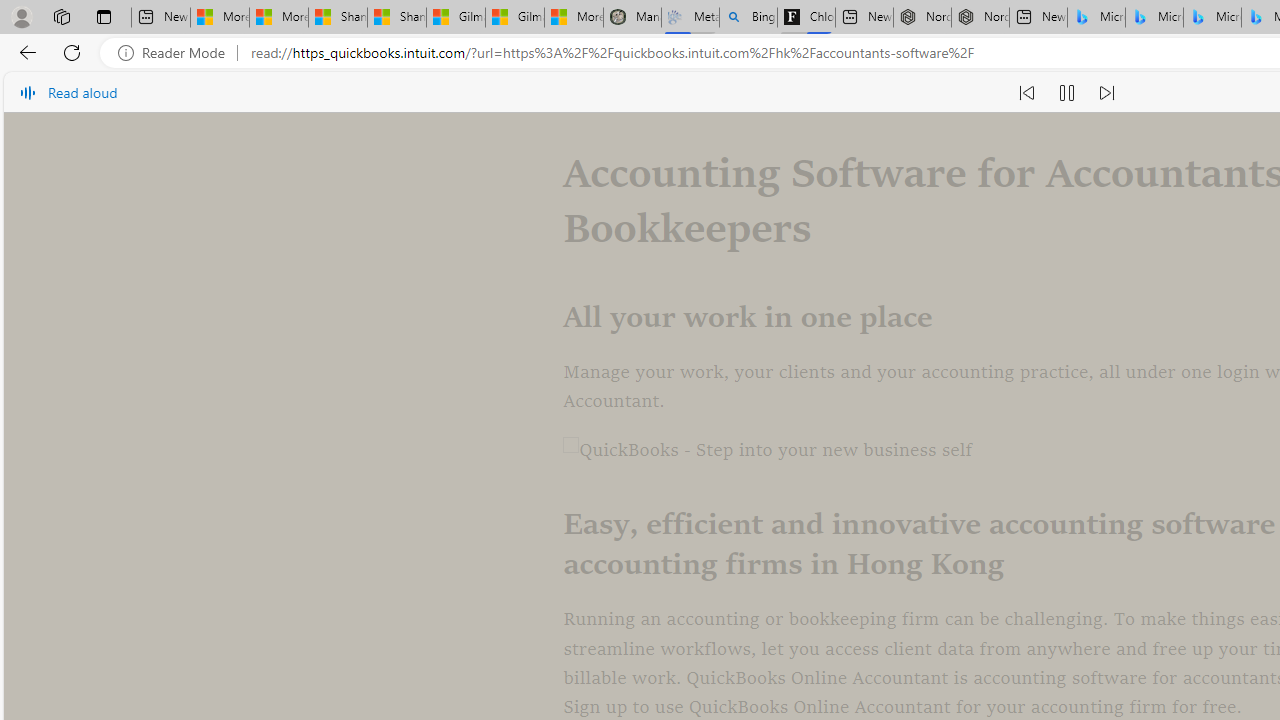  Describe the element at coordinates (806, 17) in the screenshot. I see `'Chloe Sorvino'` at that location.